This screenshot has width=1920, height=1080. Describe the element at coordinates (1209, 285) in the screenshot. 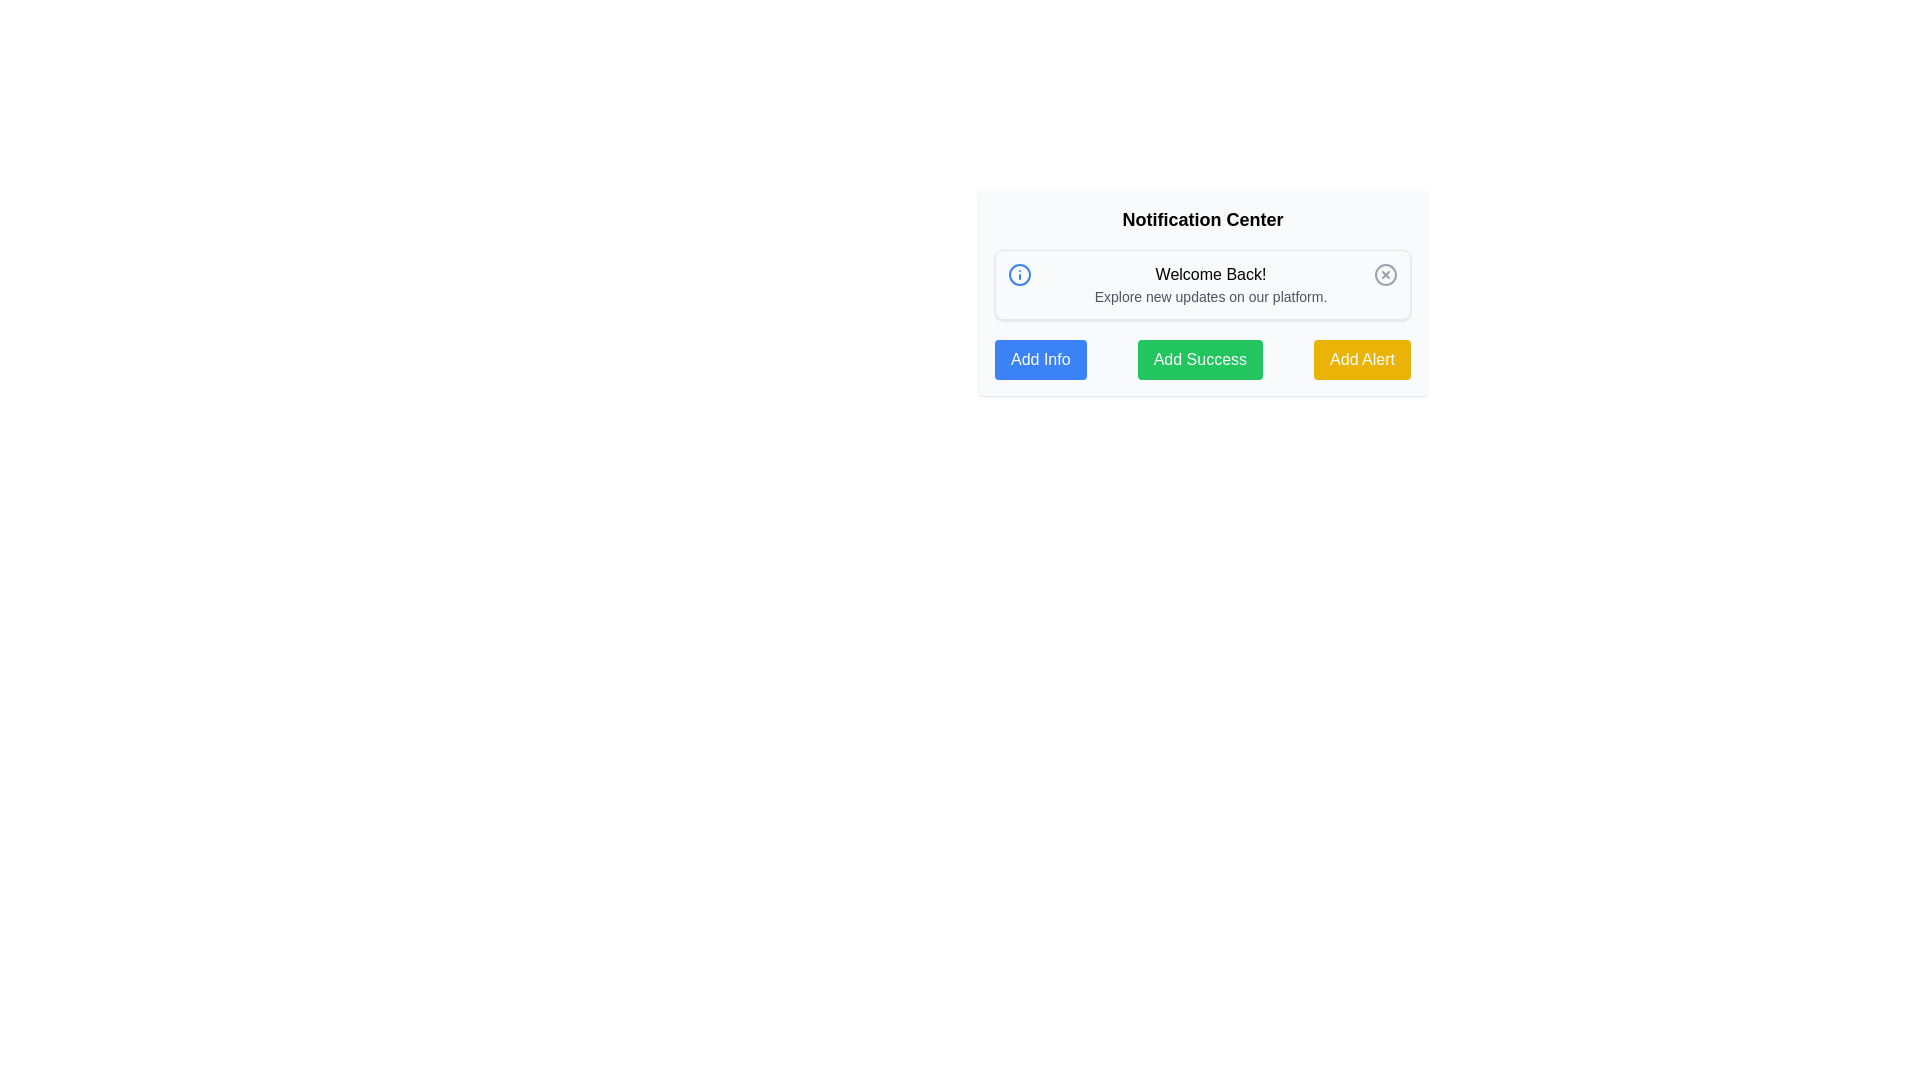

I see `the Text display block which delivers a welcome message and introduces users to updates or changes on the platform` at that location.